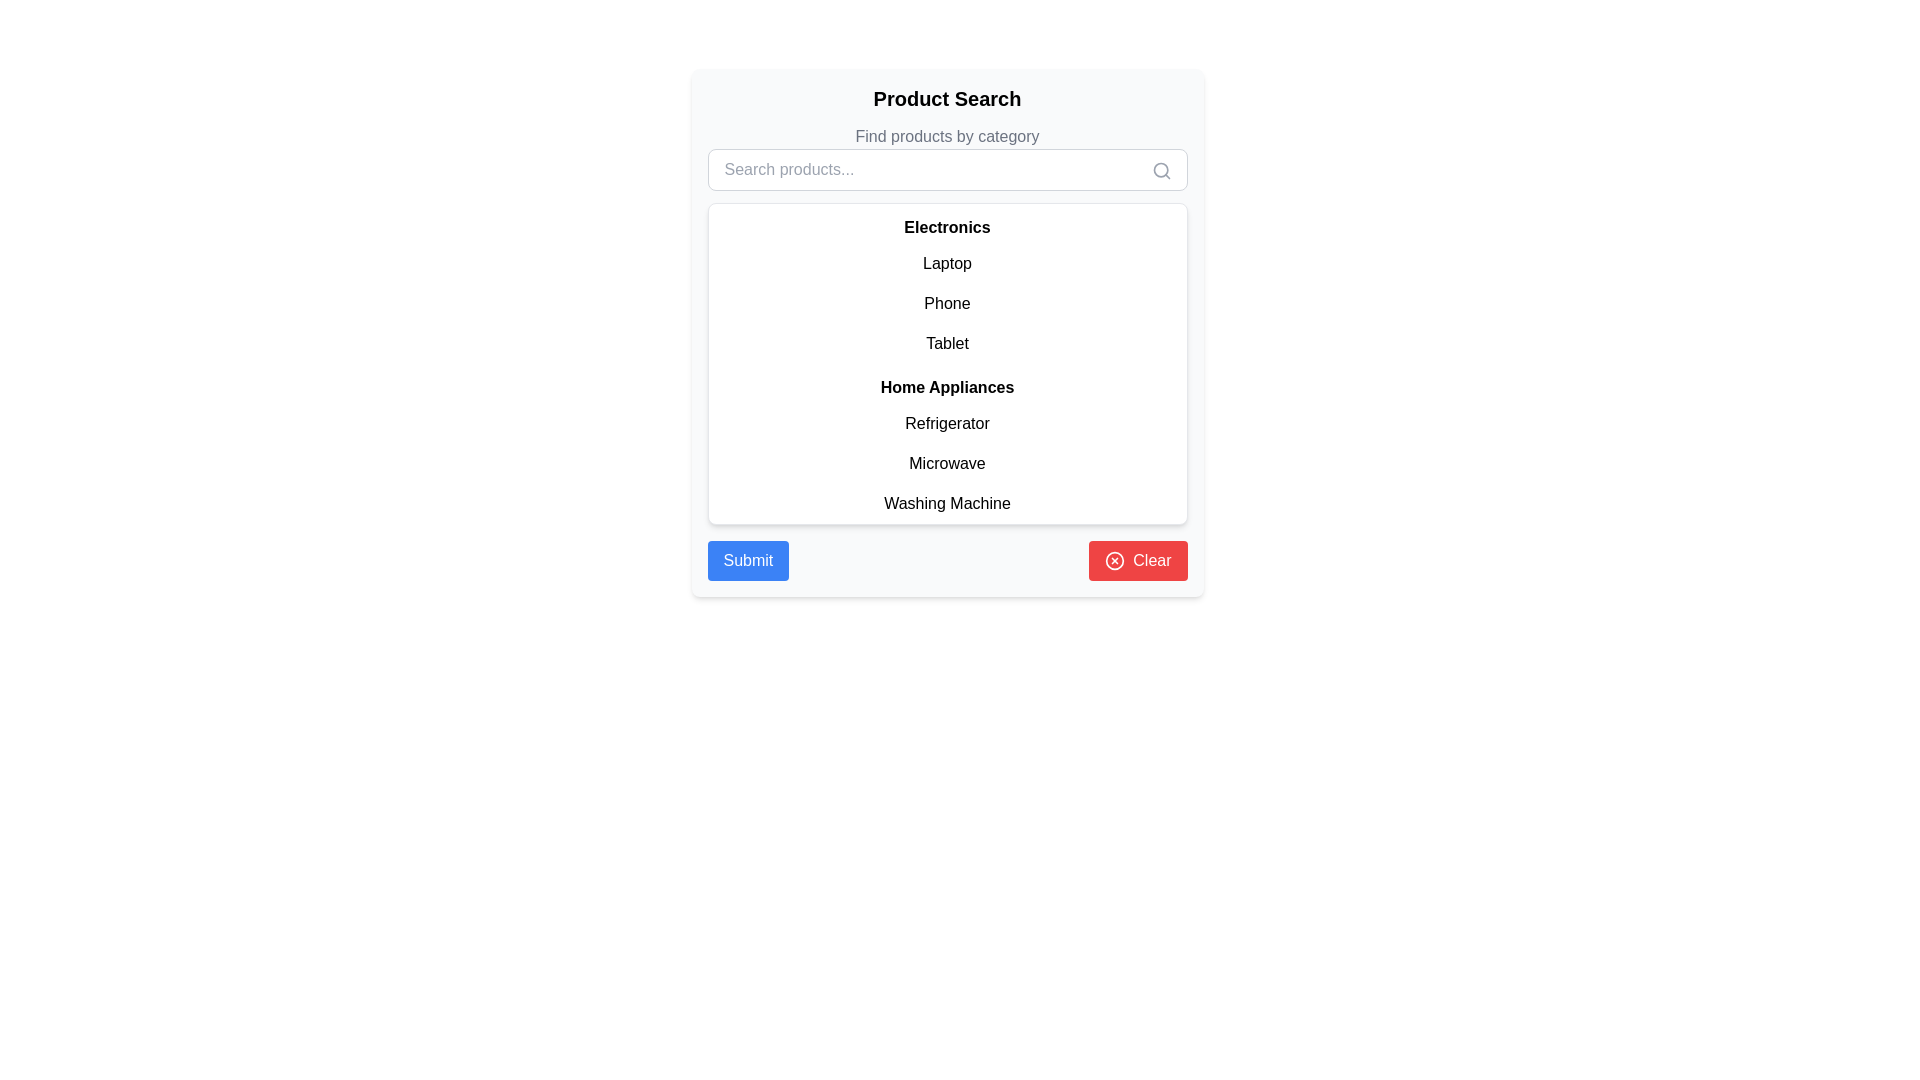  I want to click on the 'Microwave' text label in the 'Home Appliances' section of the product category list, so click(946, 463).